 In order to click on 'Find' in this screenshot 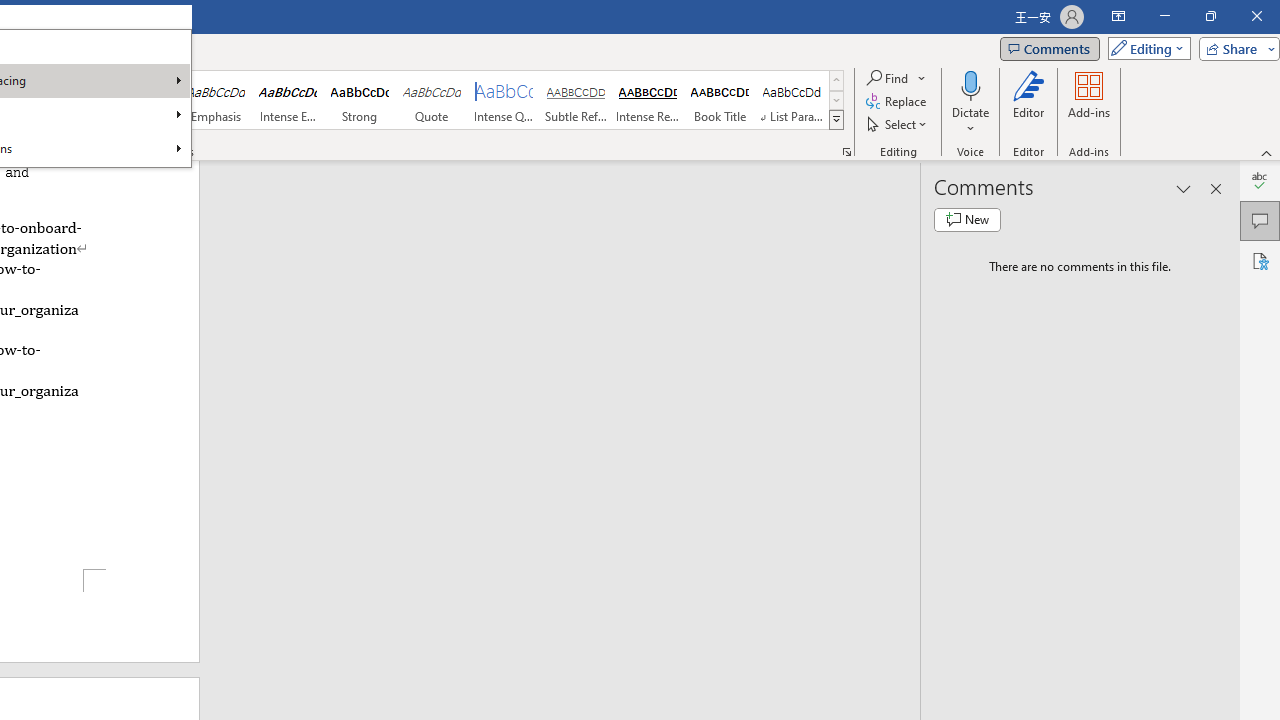, I will do `click(887, 77)`.